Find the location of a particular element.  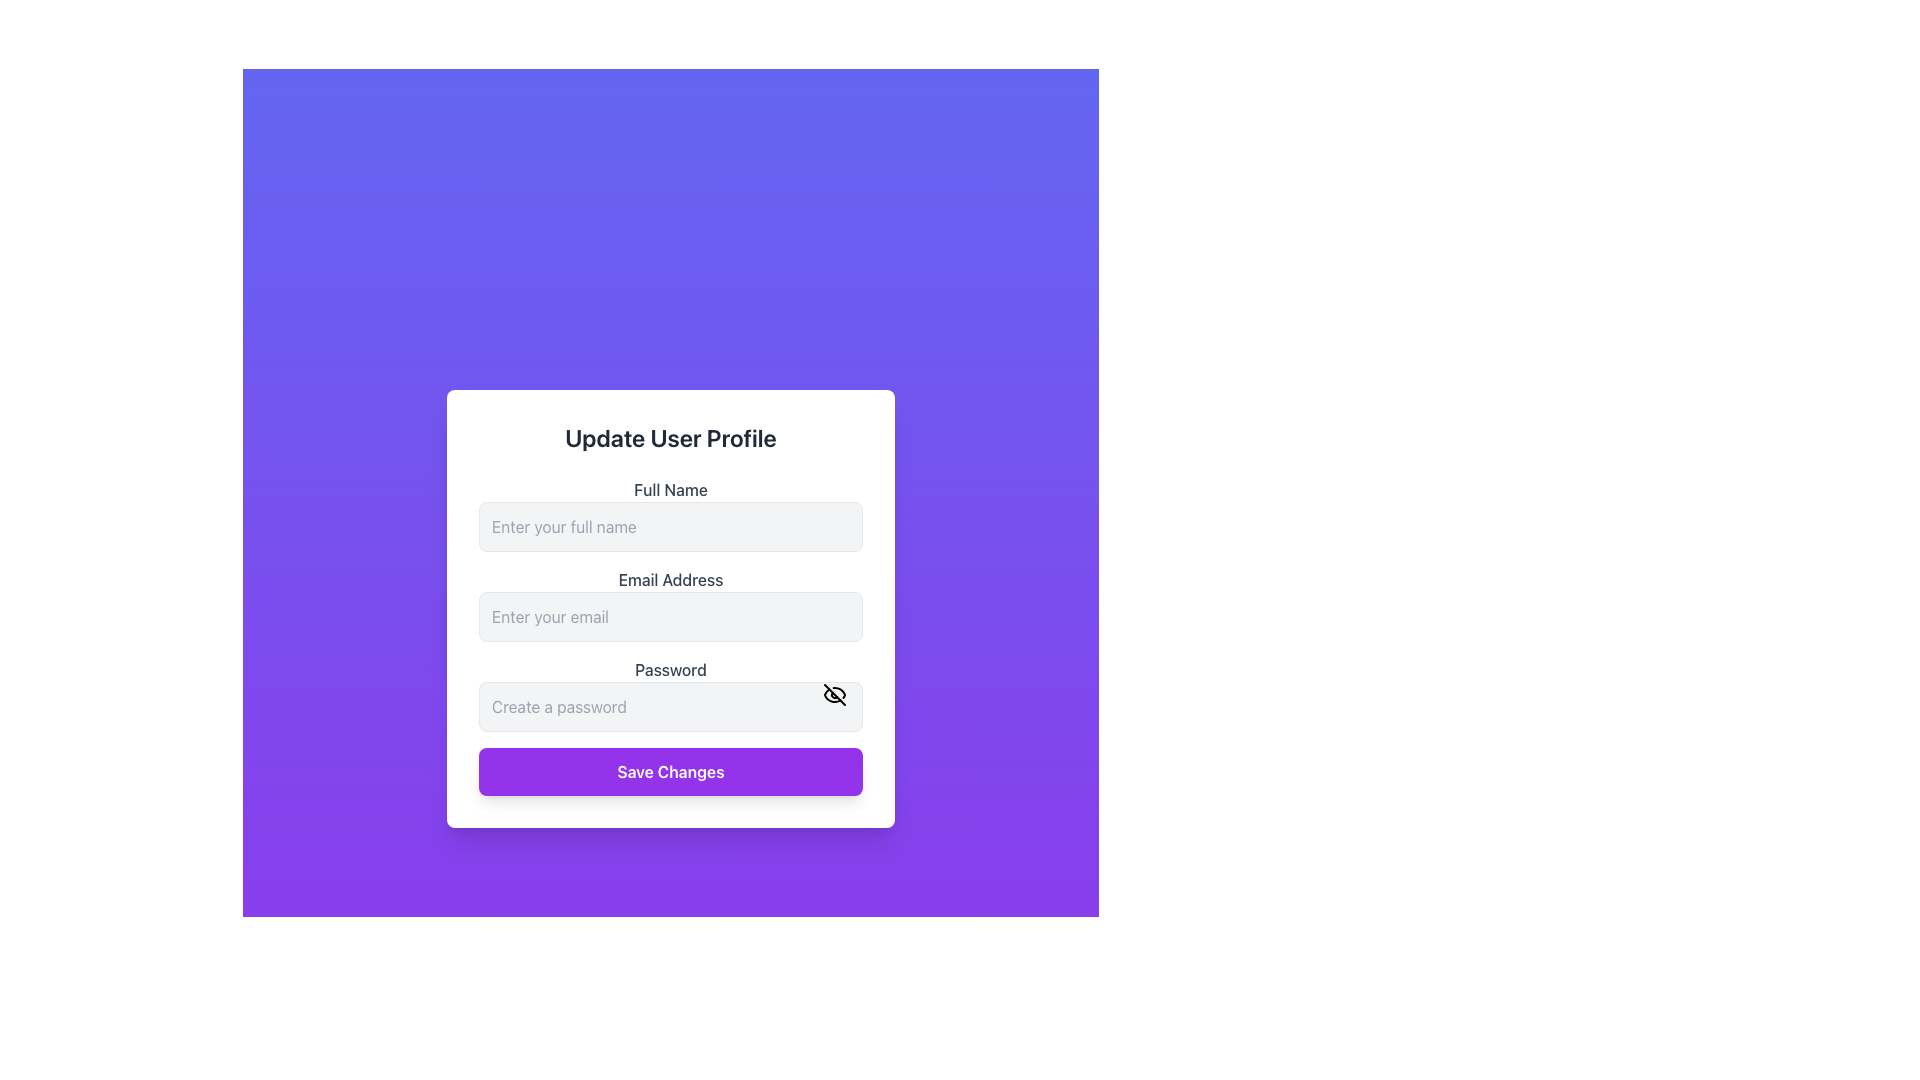

the Text label that indicates the purpose of the input field for entering a full name, located at the topmost section of the form and centered horizontally is located at coordinates (671, 489).